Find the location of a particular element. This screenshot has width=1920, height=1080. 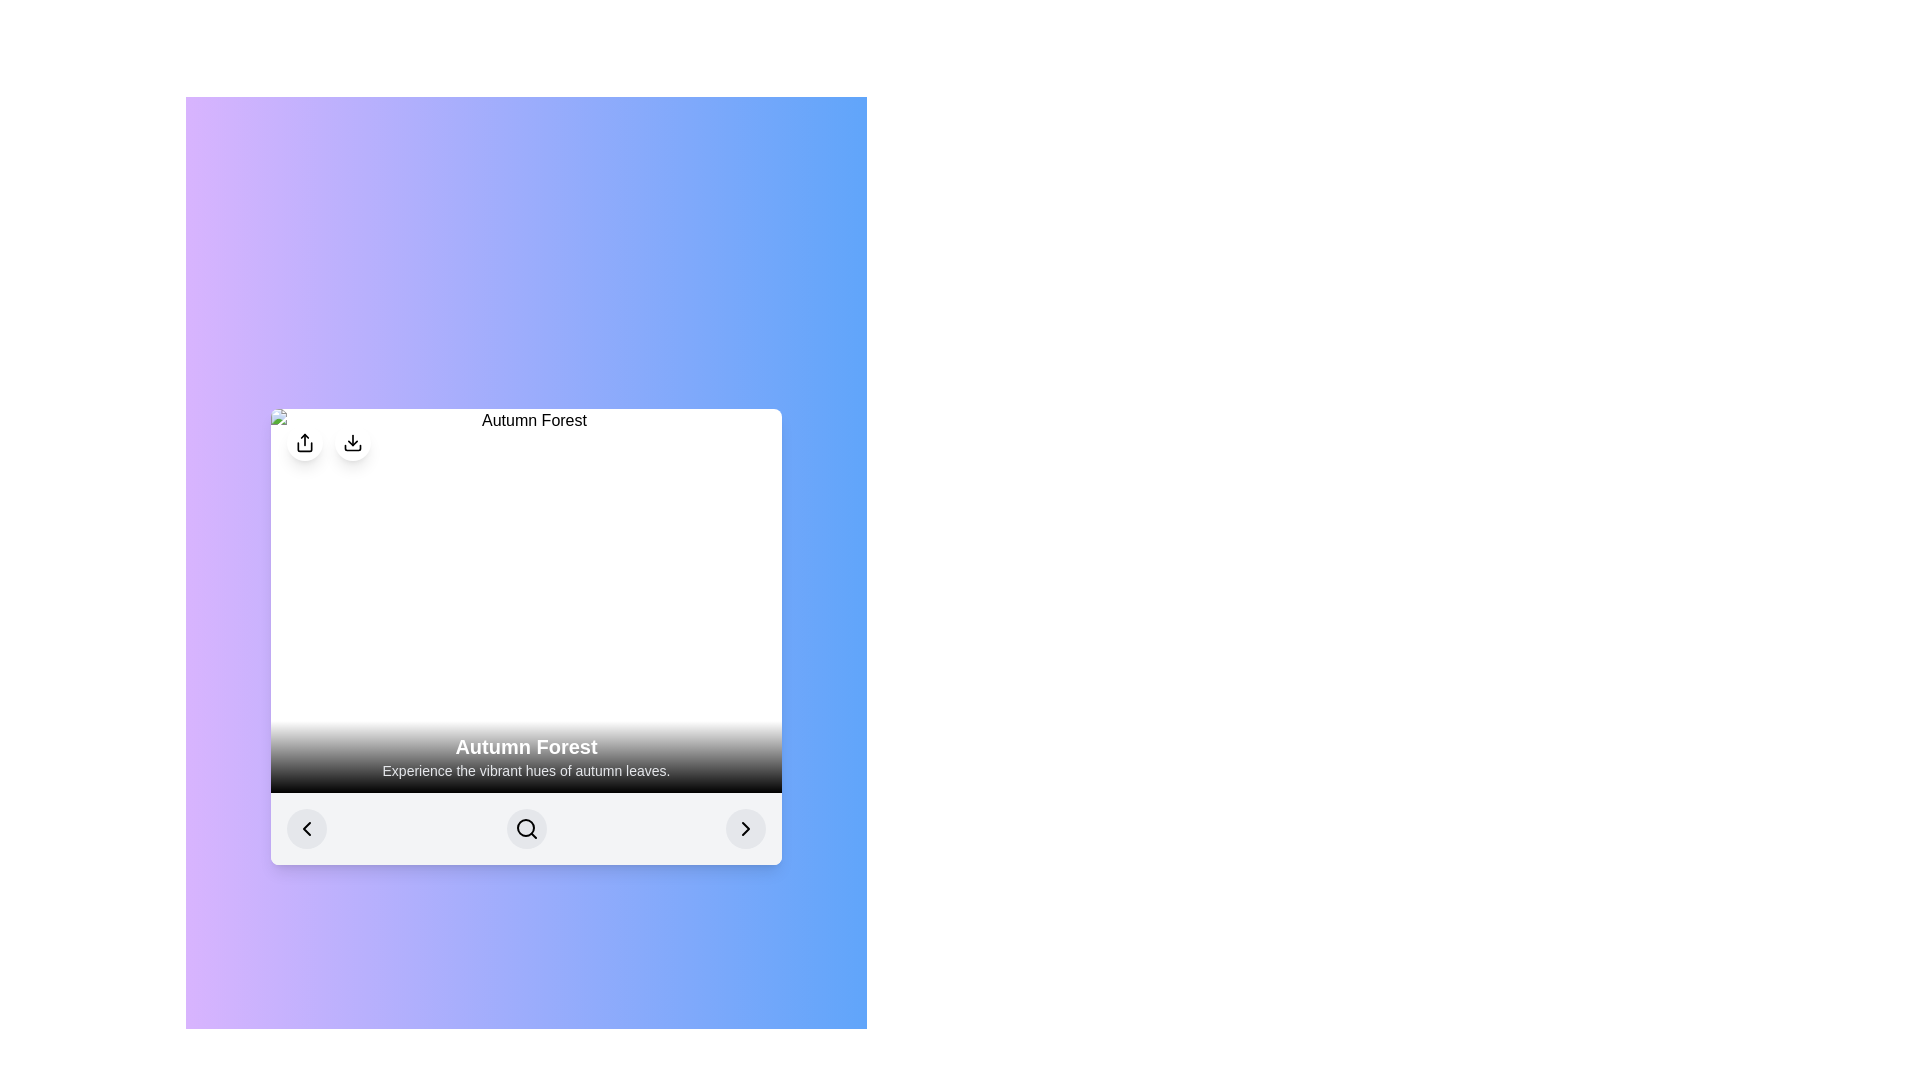

the left arrow icon button with a circular light gray background located at the bottom left corner of the control panel is located at coordinates (306, 829).